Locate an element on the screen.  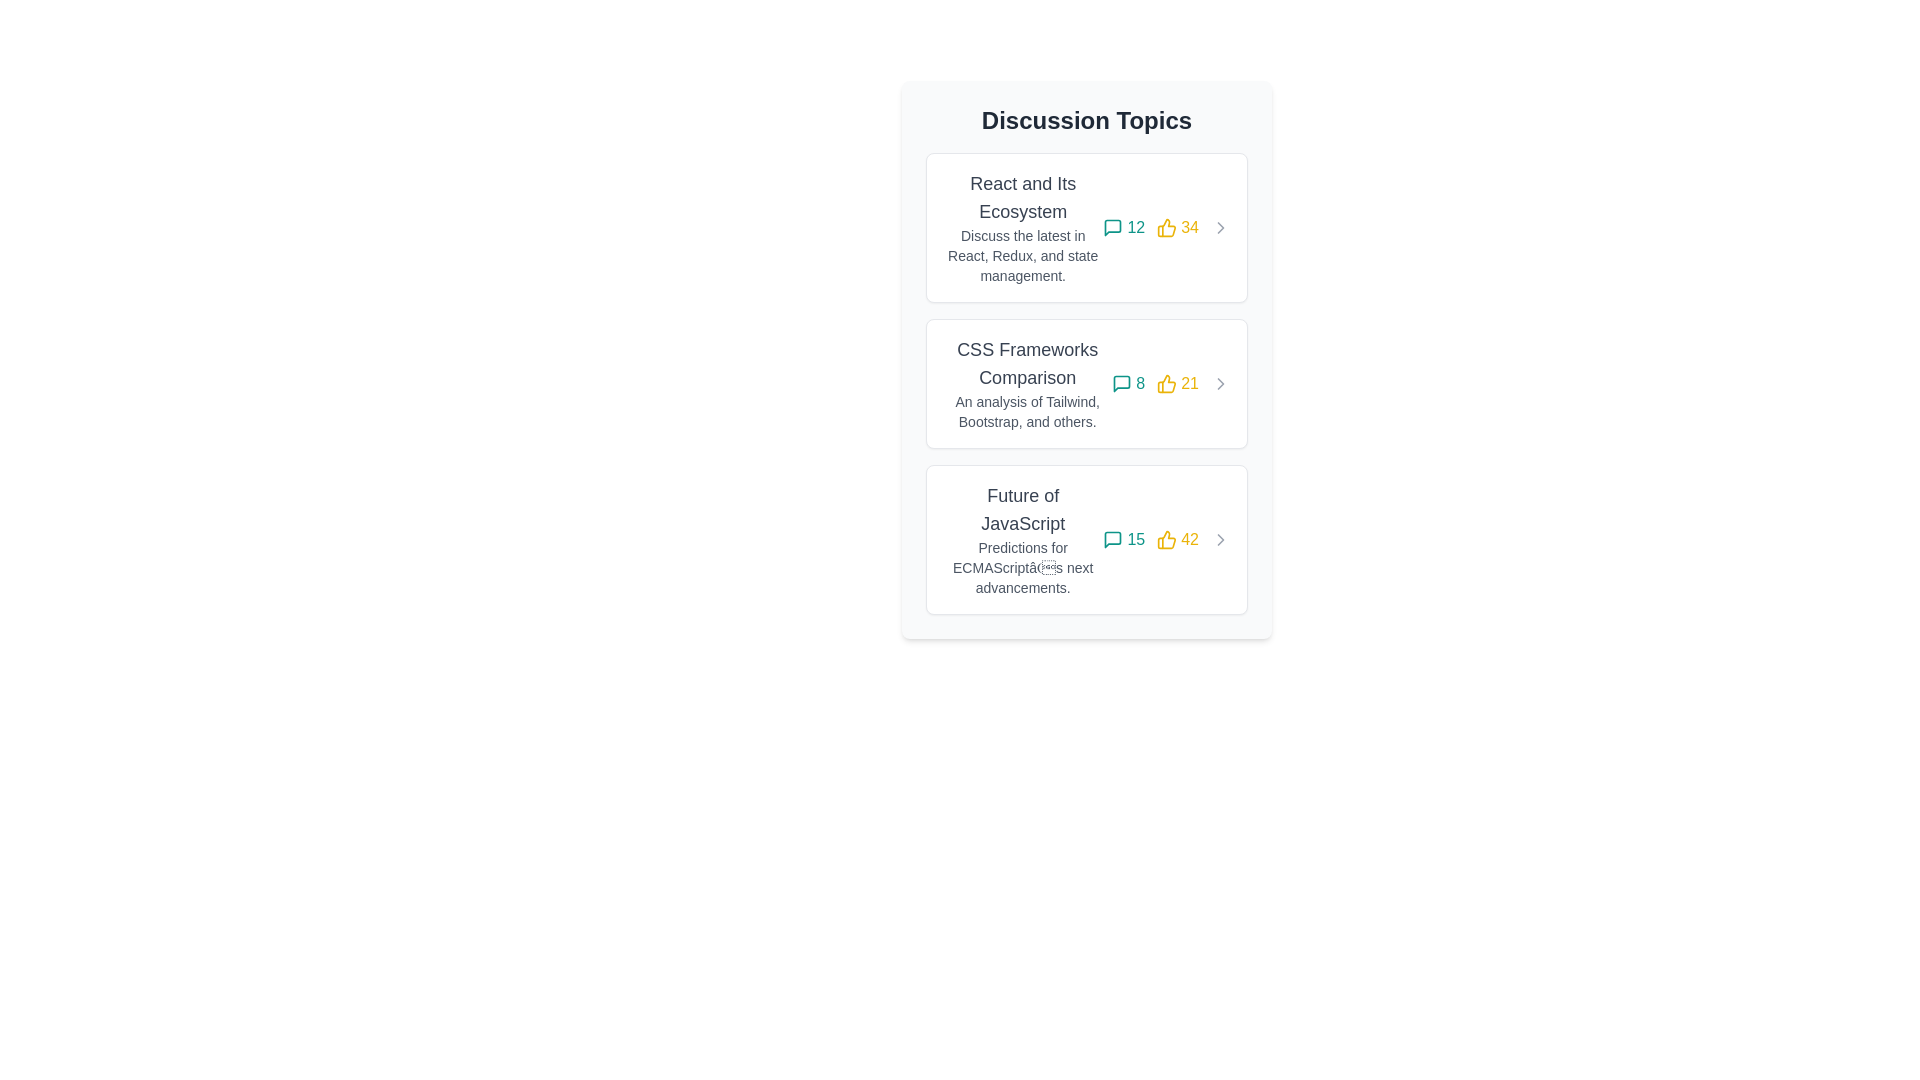
the chevron icon located in the 'CSS Frameworks Comparison' section, adjacent to the numerical '21' element, which serves as a navigational indicator is located at coordinates (1219, 384).